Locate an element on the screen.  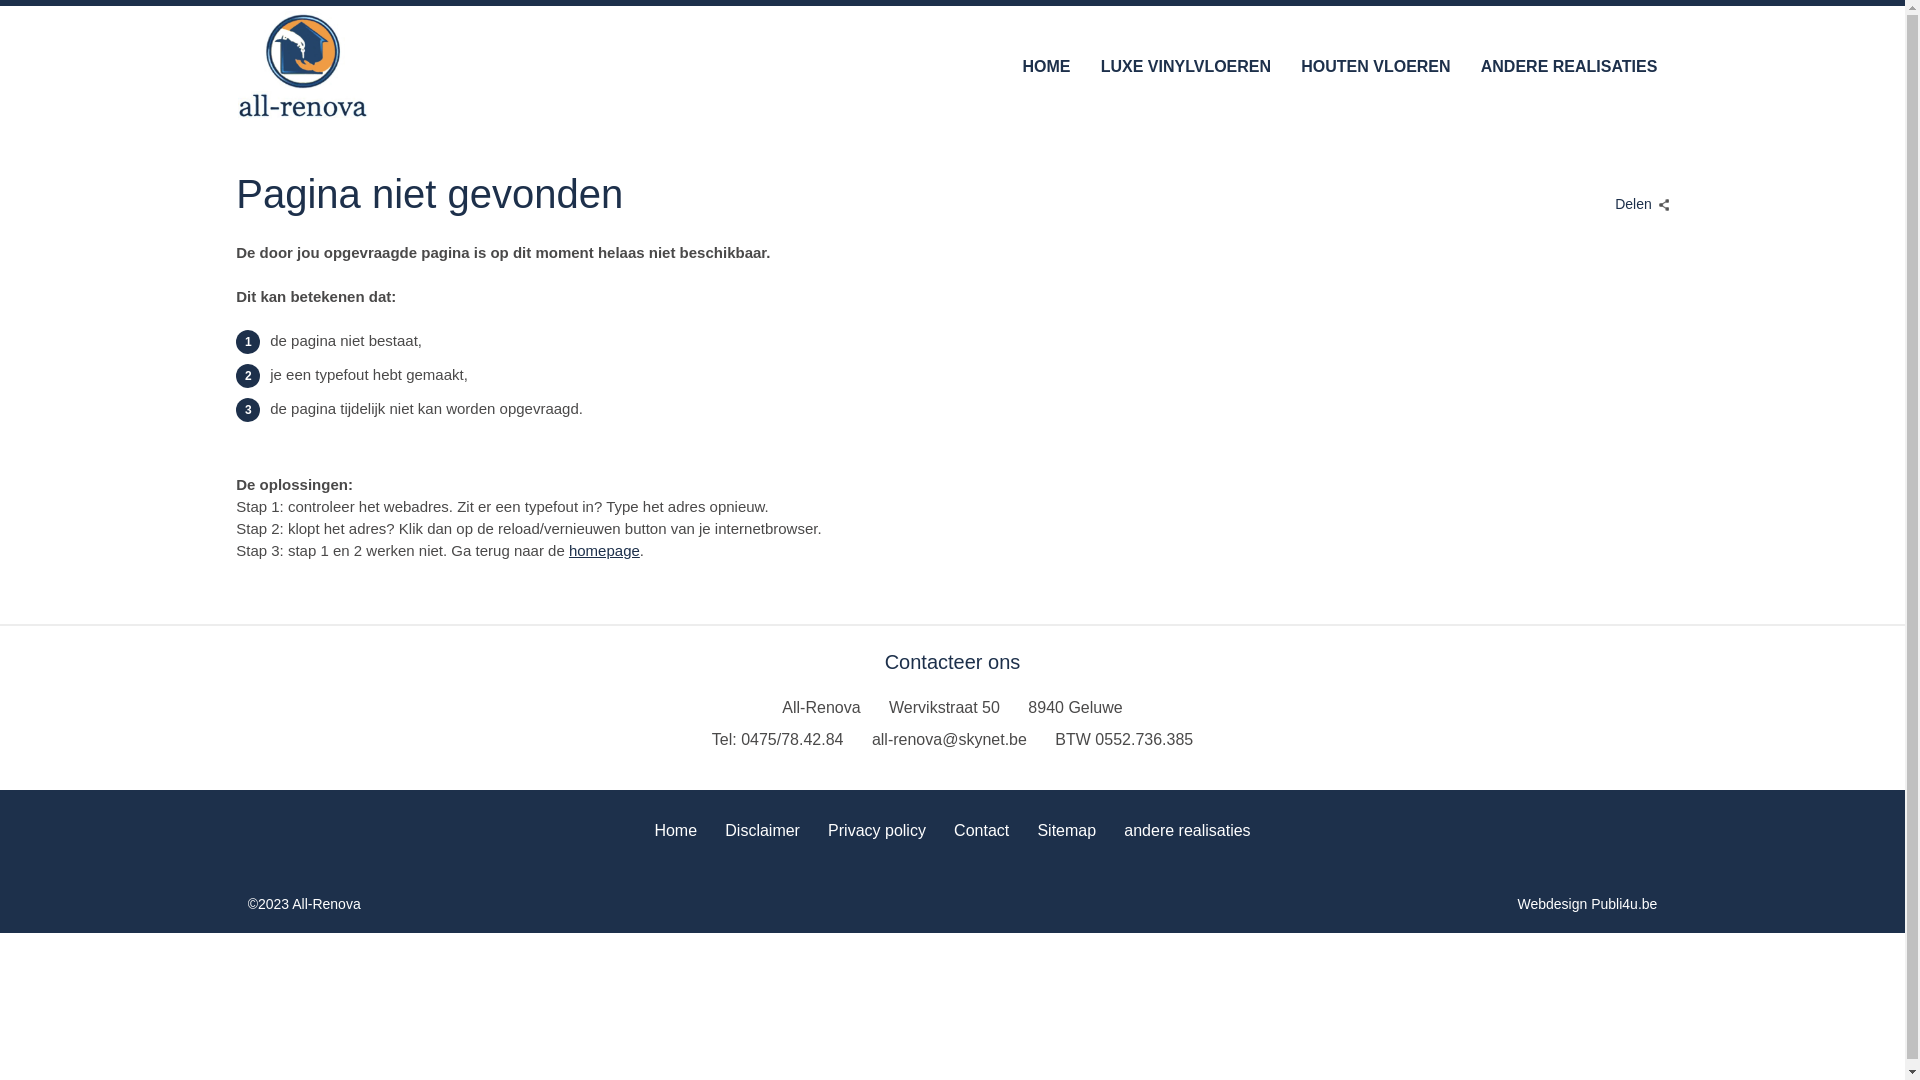
'HOME' is located at coordinates (1045, 64).